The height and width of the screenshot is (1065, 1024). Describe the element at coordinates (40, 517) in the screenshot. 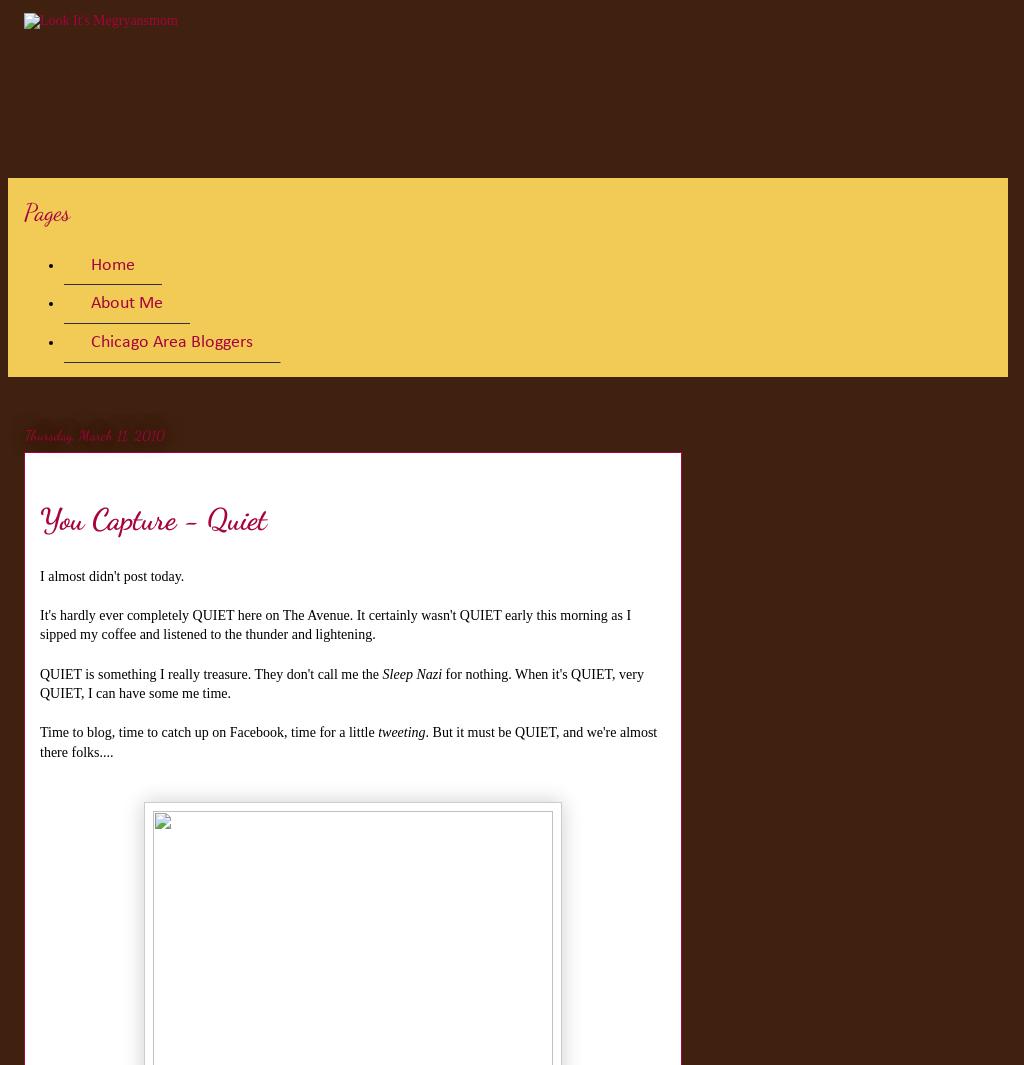

I see `'You Capture - Quiet'` at that location.